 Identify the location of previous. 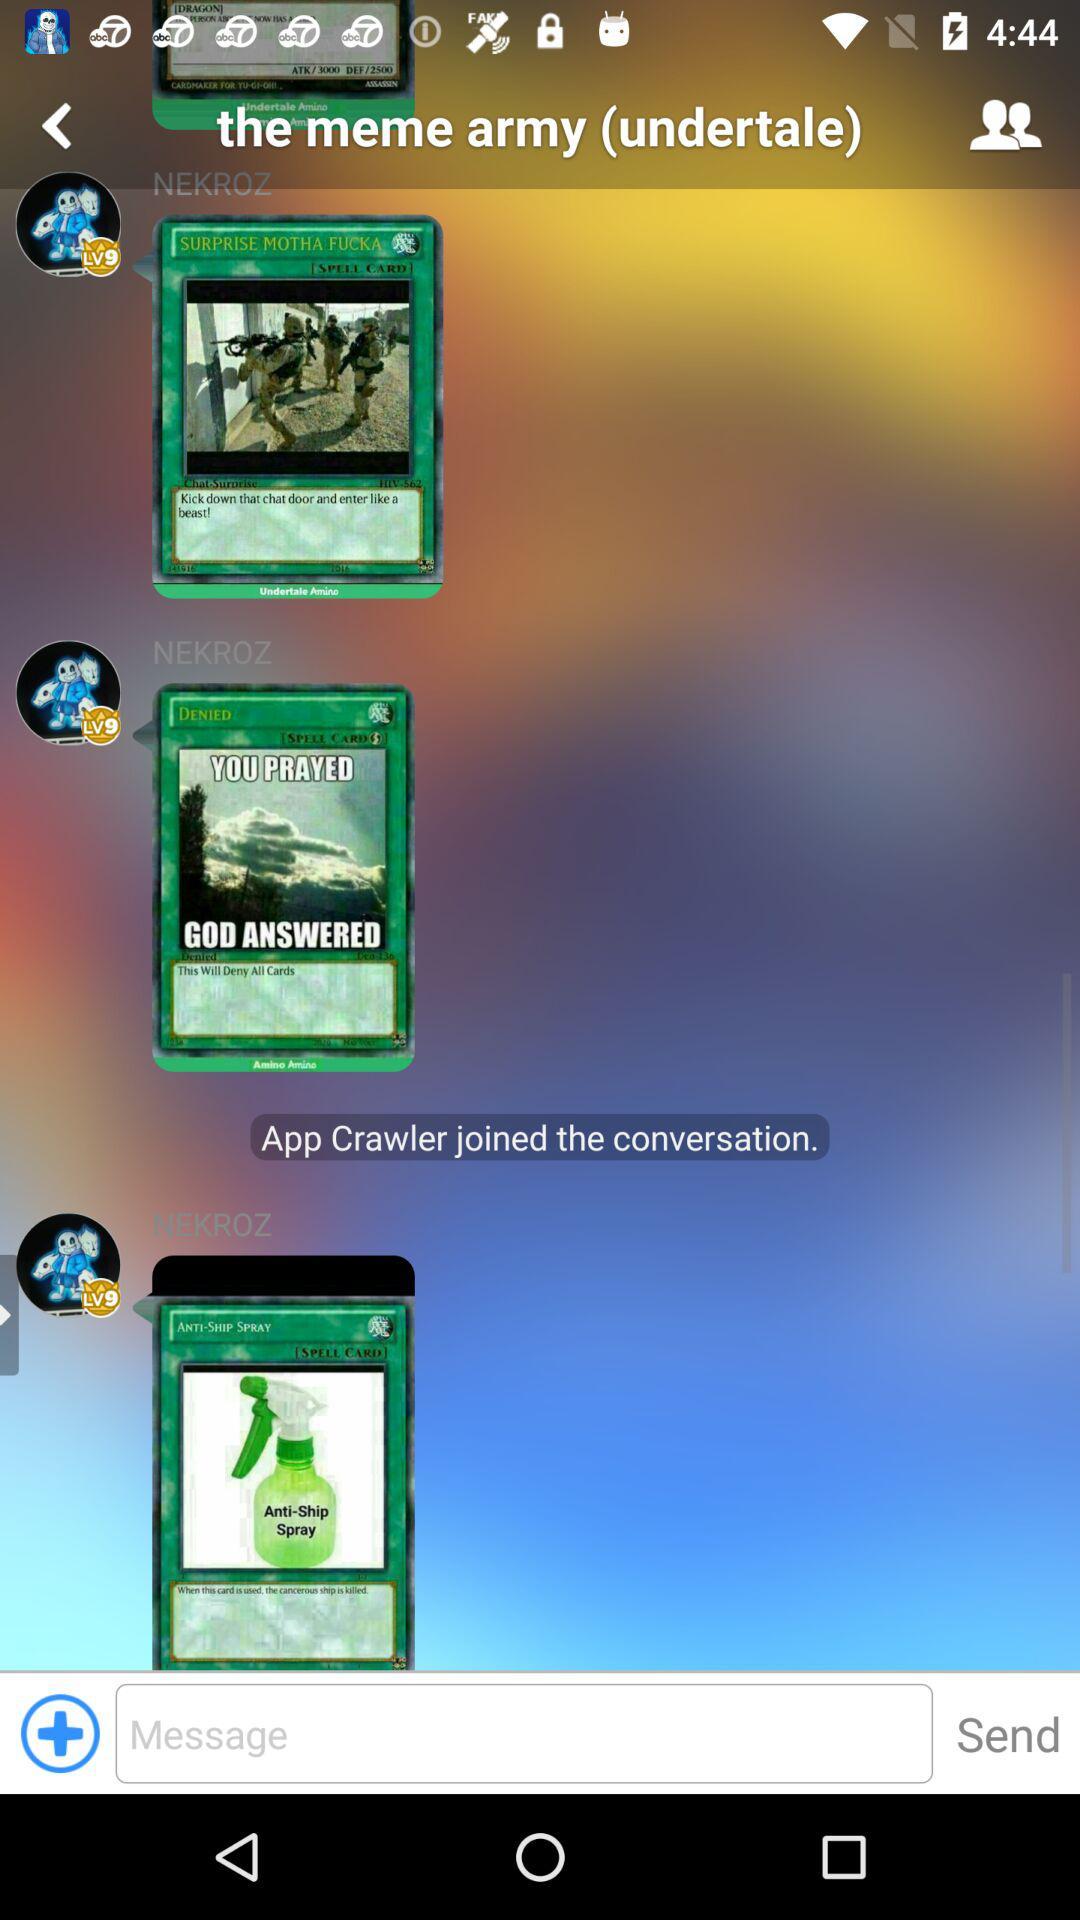
(59, 124).